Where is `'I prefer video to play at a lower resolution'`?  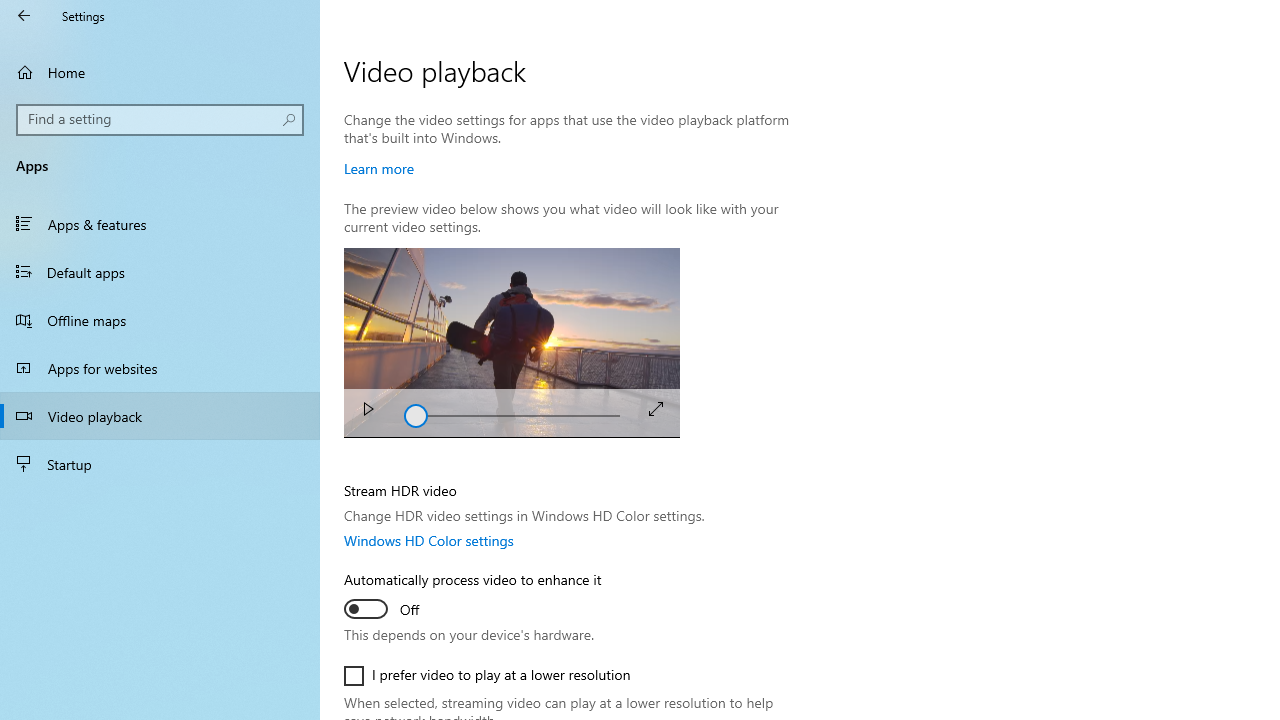
'I prefer video to play at a lower resolution' is located at coordinates (487, 675).